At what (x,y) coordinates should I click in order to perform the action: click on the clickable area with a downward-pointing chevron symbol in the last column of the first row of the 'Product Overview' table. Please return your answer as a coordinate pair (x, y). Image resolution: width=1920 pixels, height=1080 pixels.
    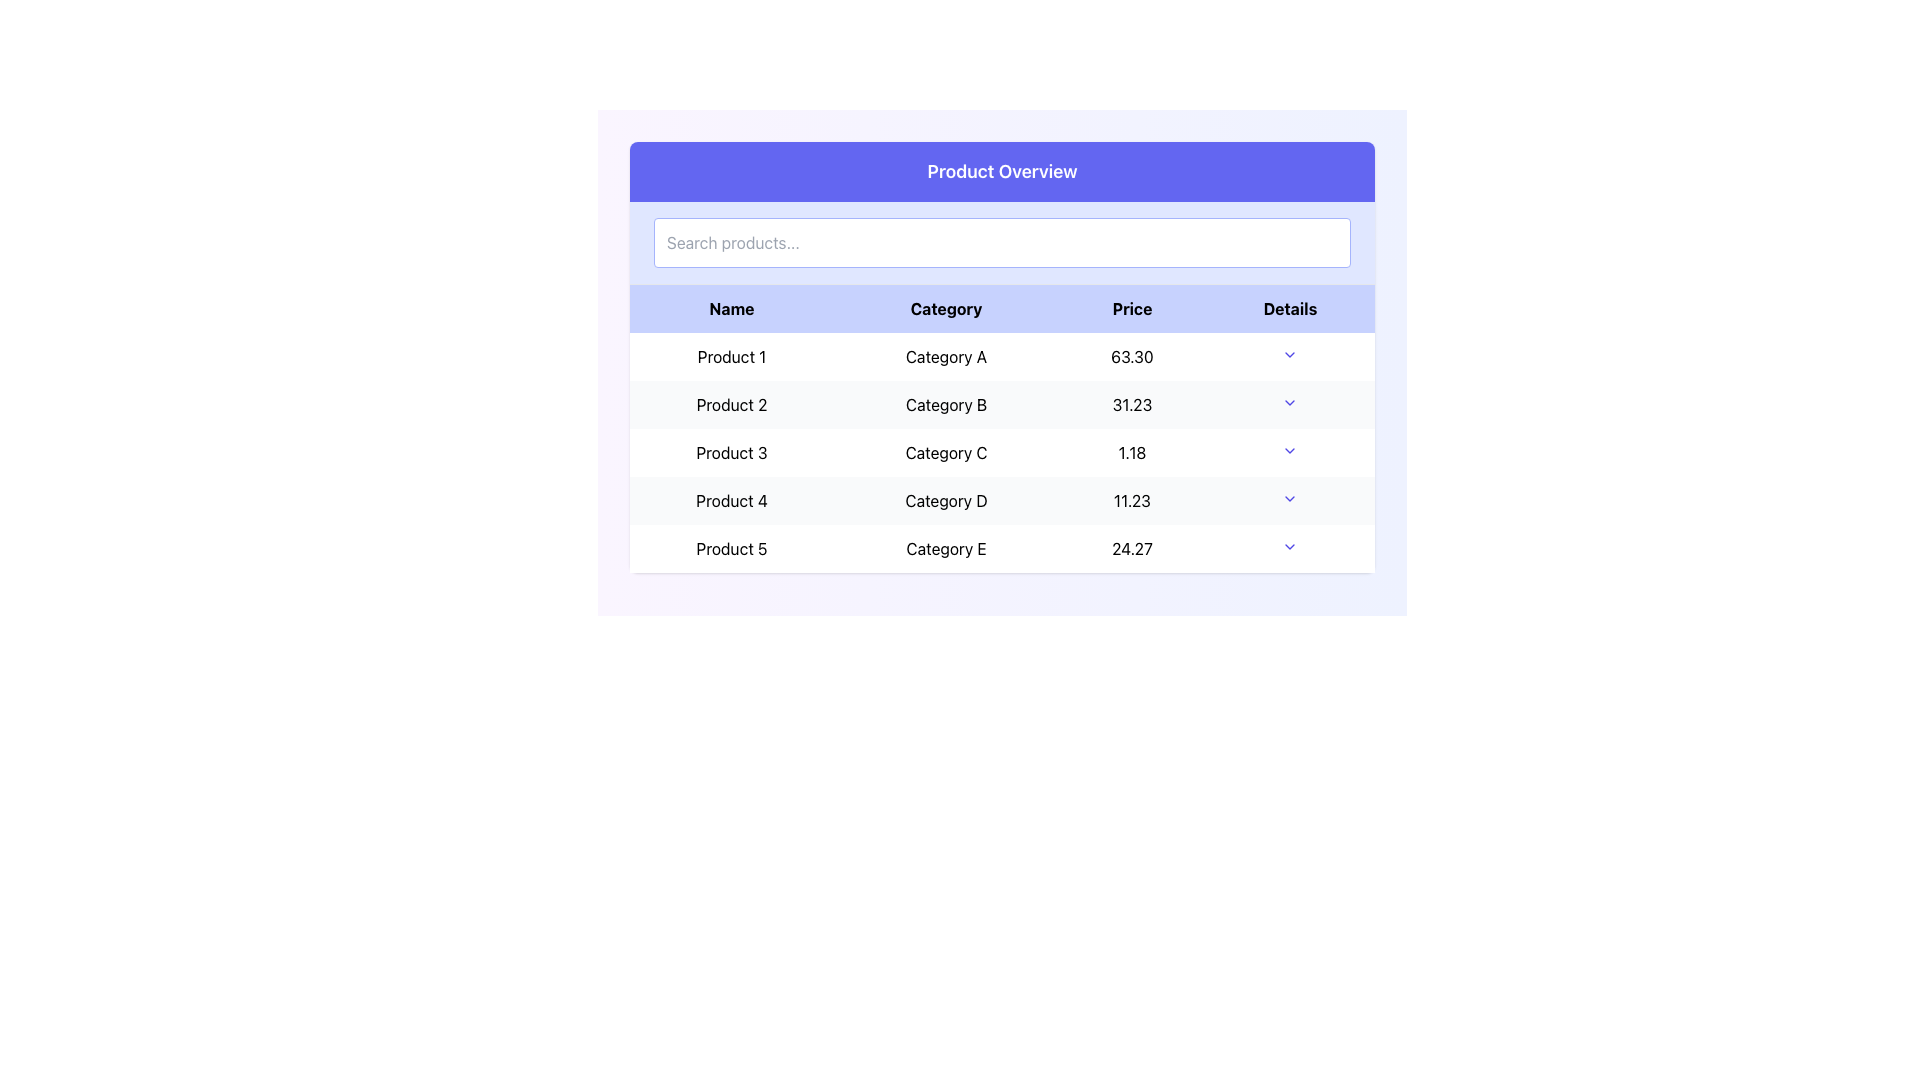
    Looking at the image, I should click on (1290, 356).